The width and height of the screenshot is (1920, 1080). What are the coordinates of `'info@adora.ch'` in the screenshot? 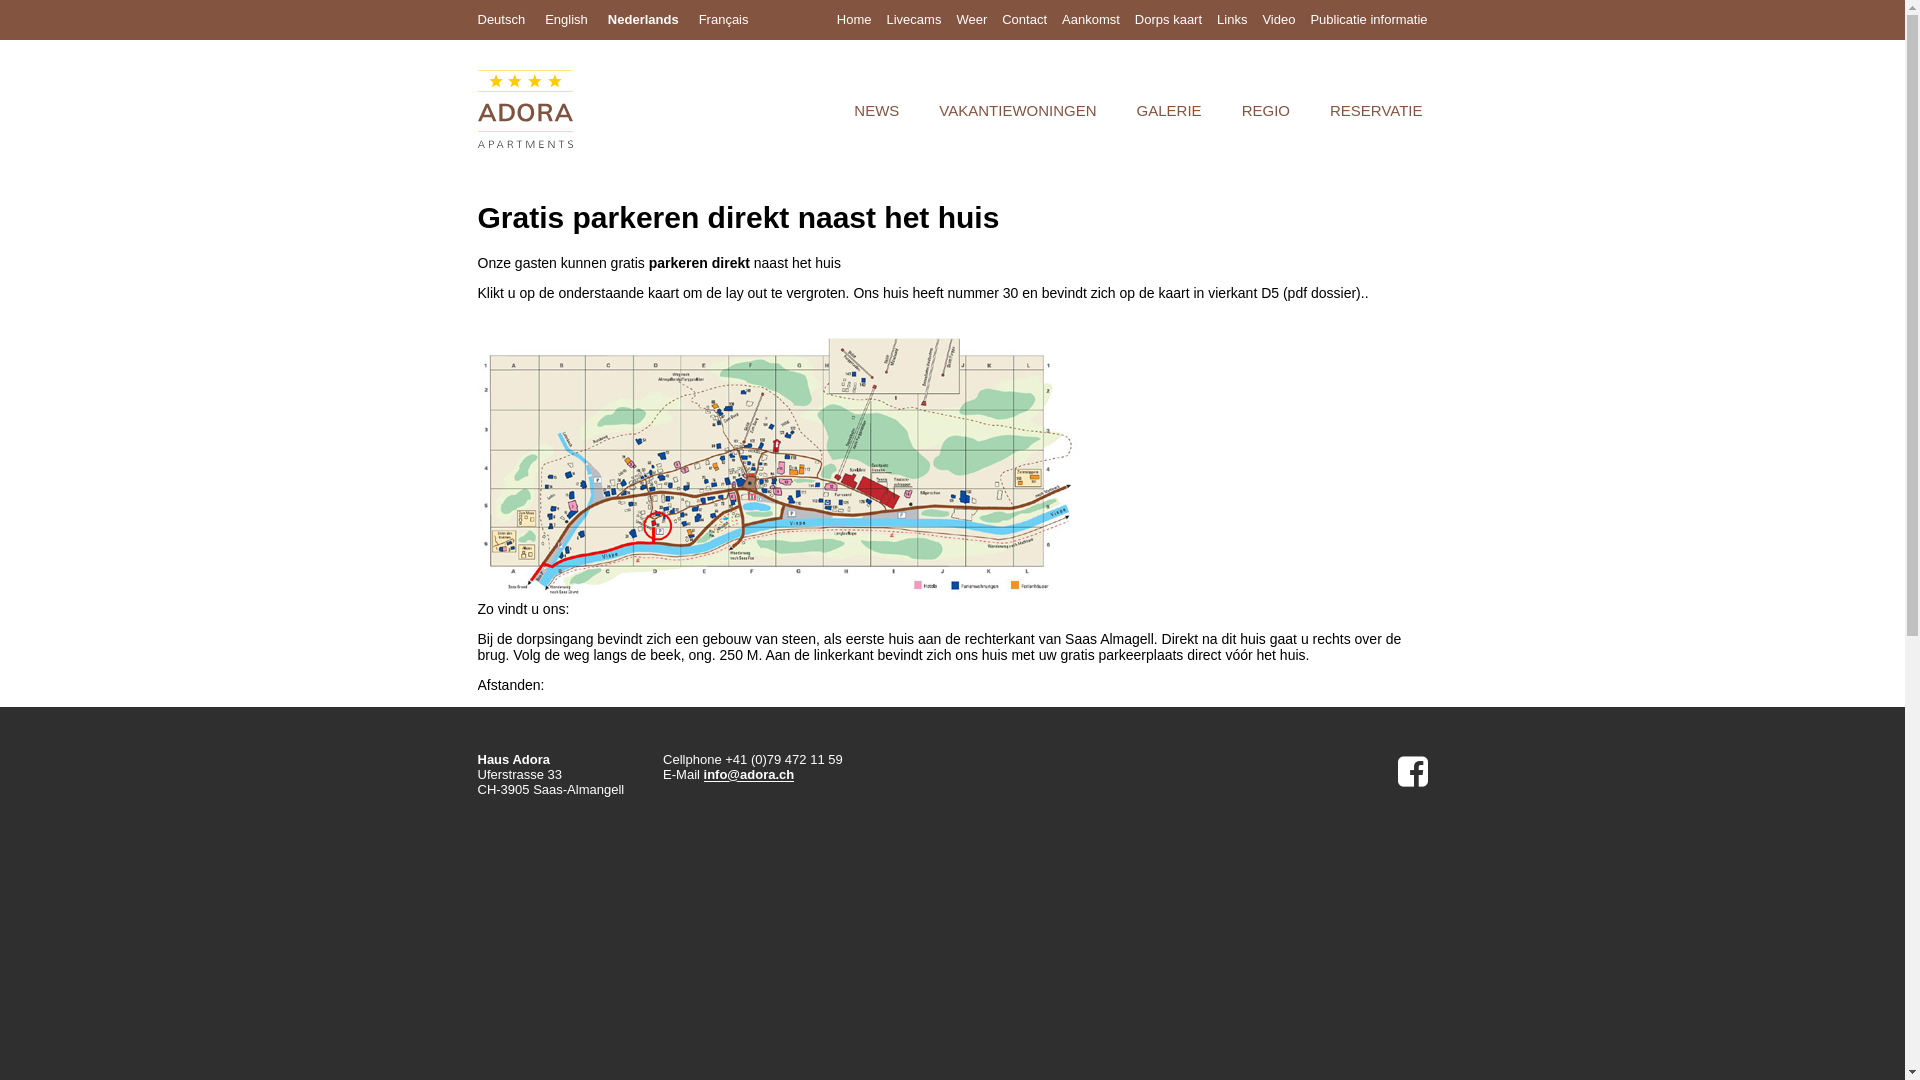 It's located at (748, 774).